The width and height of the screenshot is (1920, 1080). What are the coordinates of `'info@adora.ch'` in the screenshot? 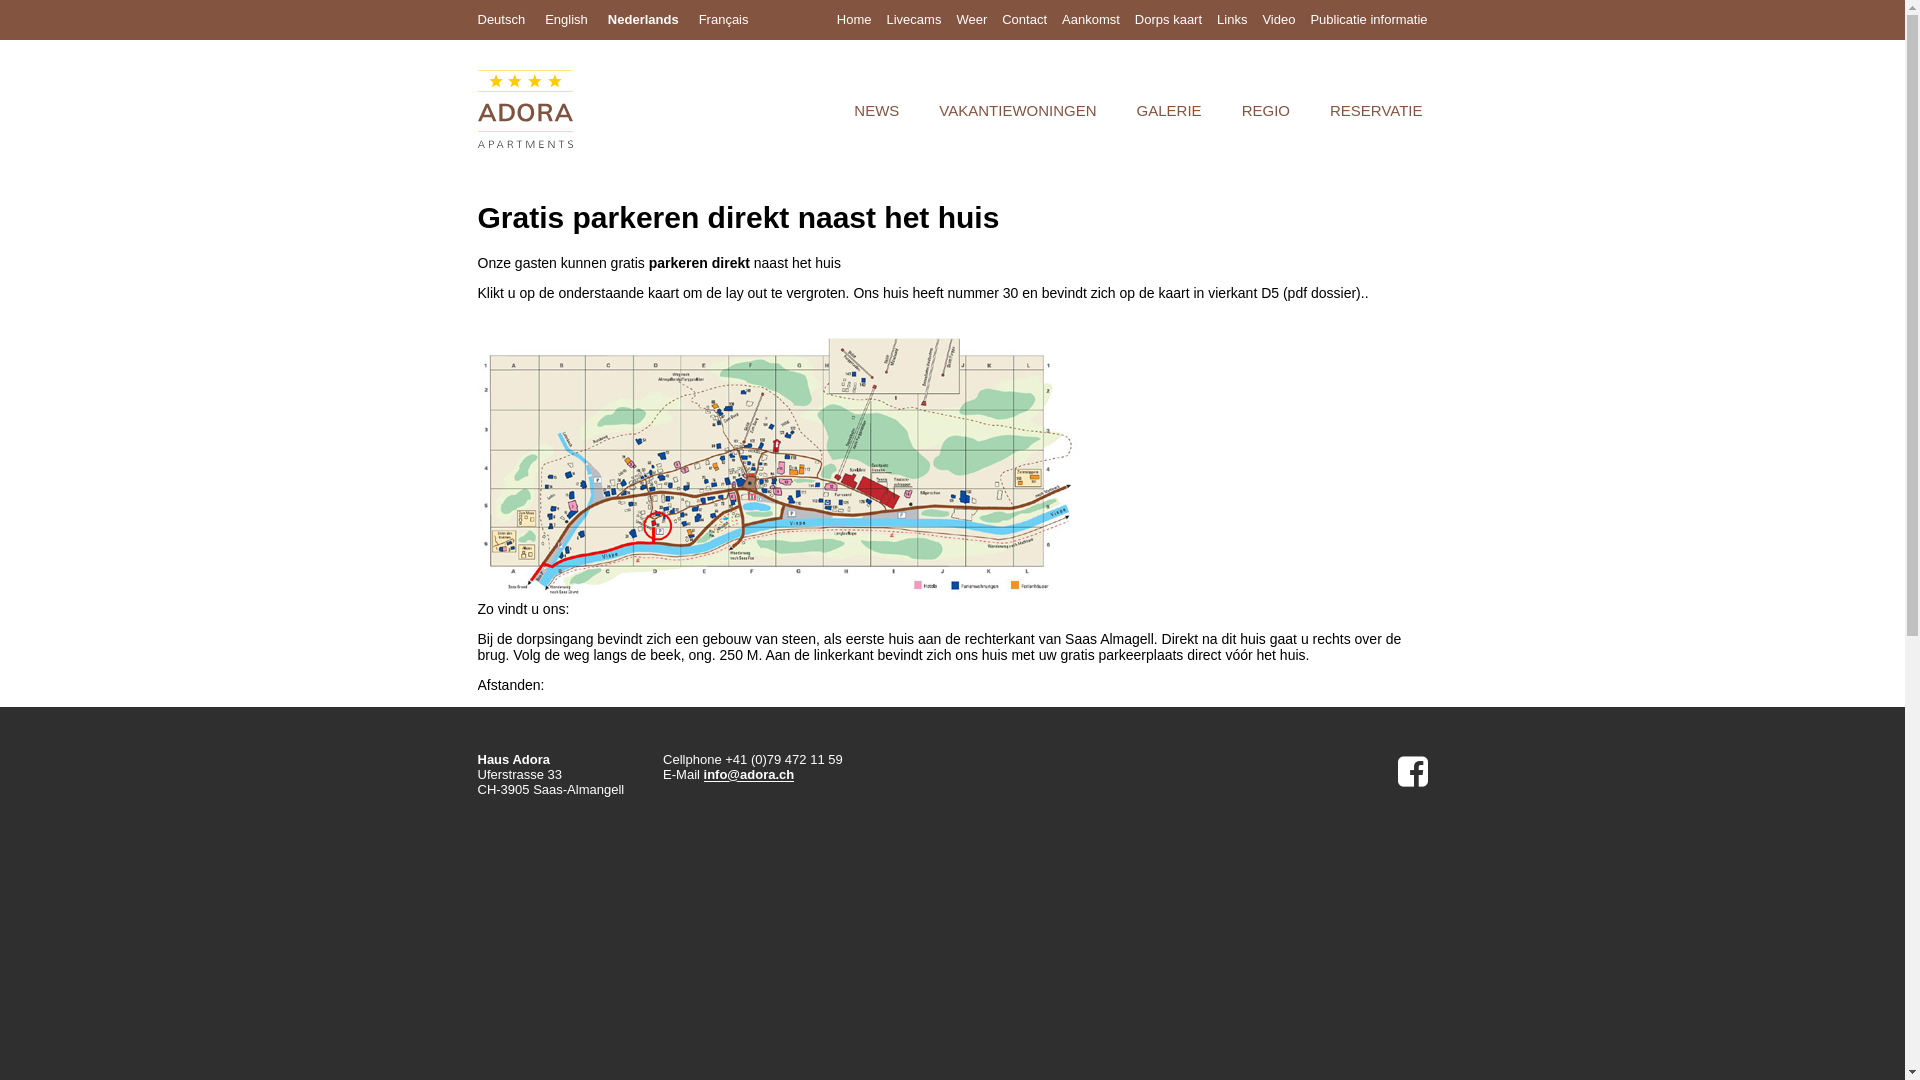 It's located at (748, 774).